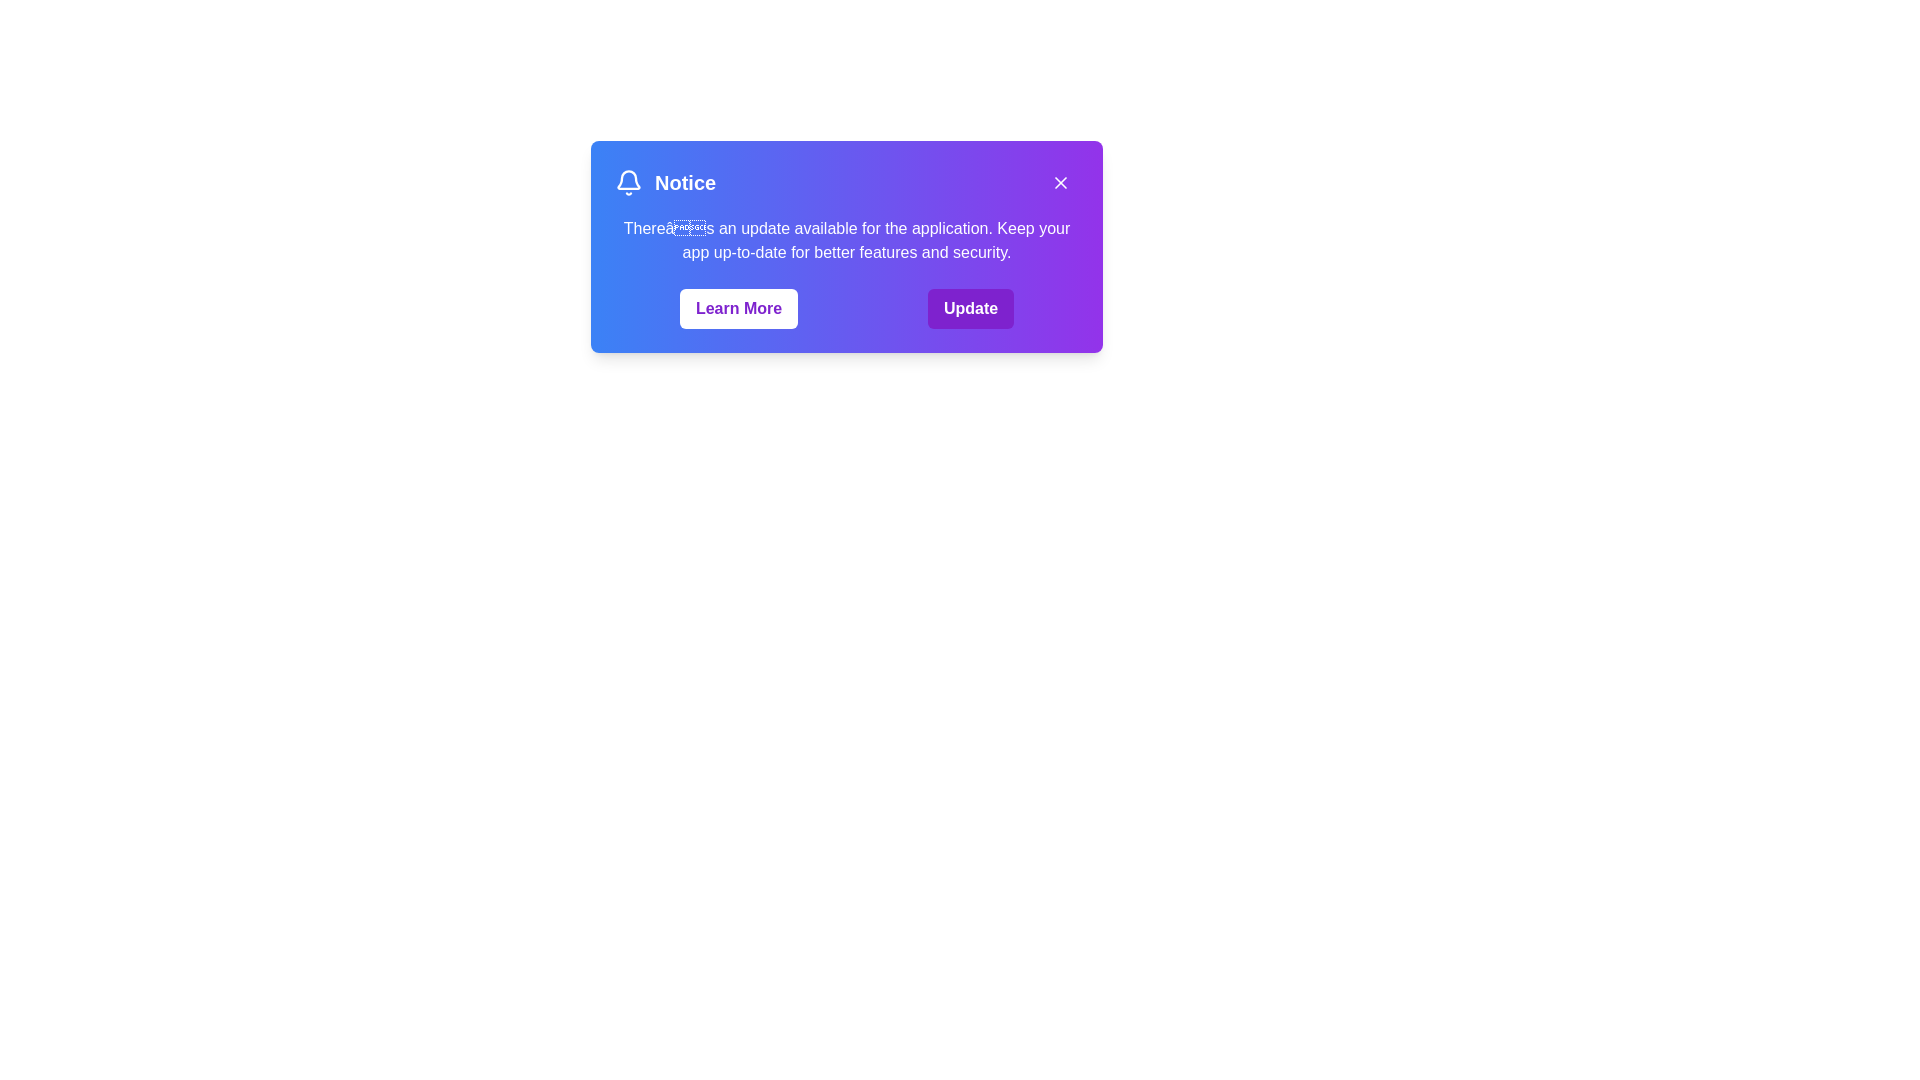 The image size is (1920, 1080). Describe the element at coordinates (738, 308) in the screenshot. I see `'Learn More' button to navigate to more details` at that location.